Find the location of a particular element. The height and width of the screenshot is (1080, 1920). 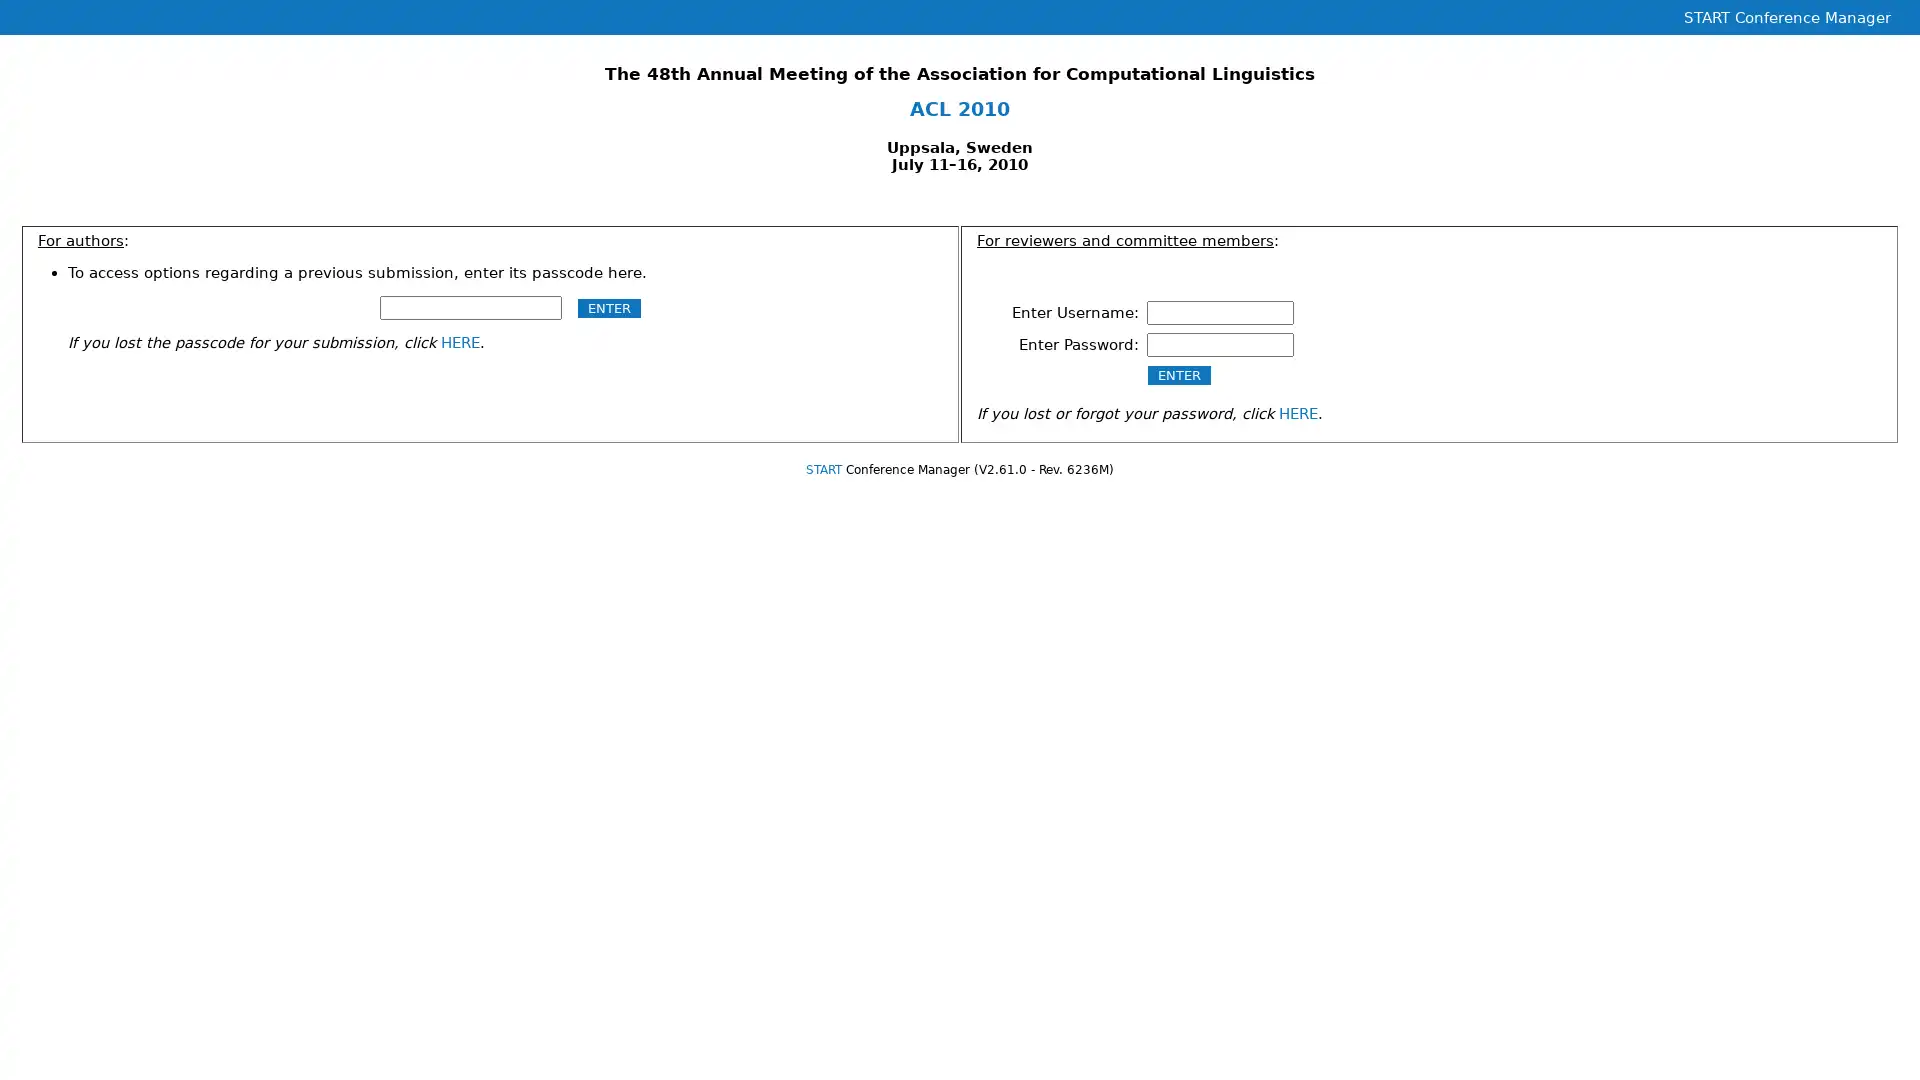

ENTER is located at coordinates (1179, 374).